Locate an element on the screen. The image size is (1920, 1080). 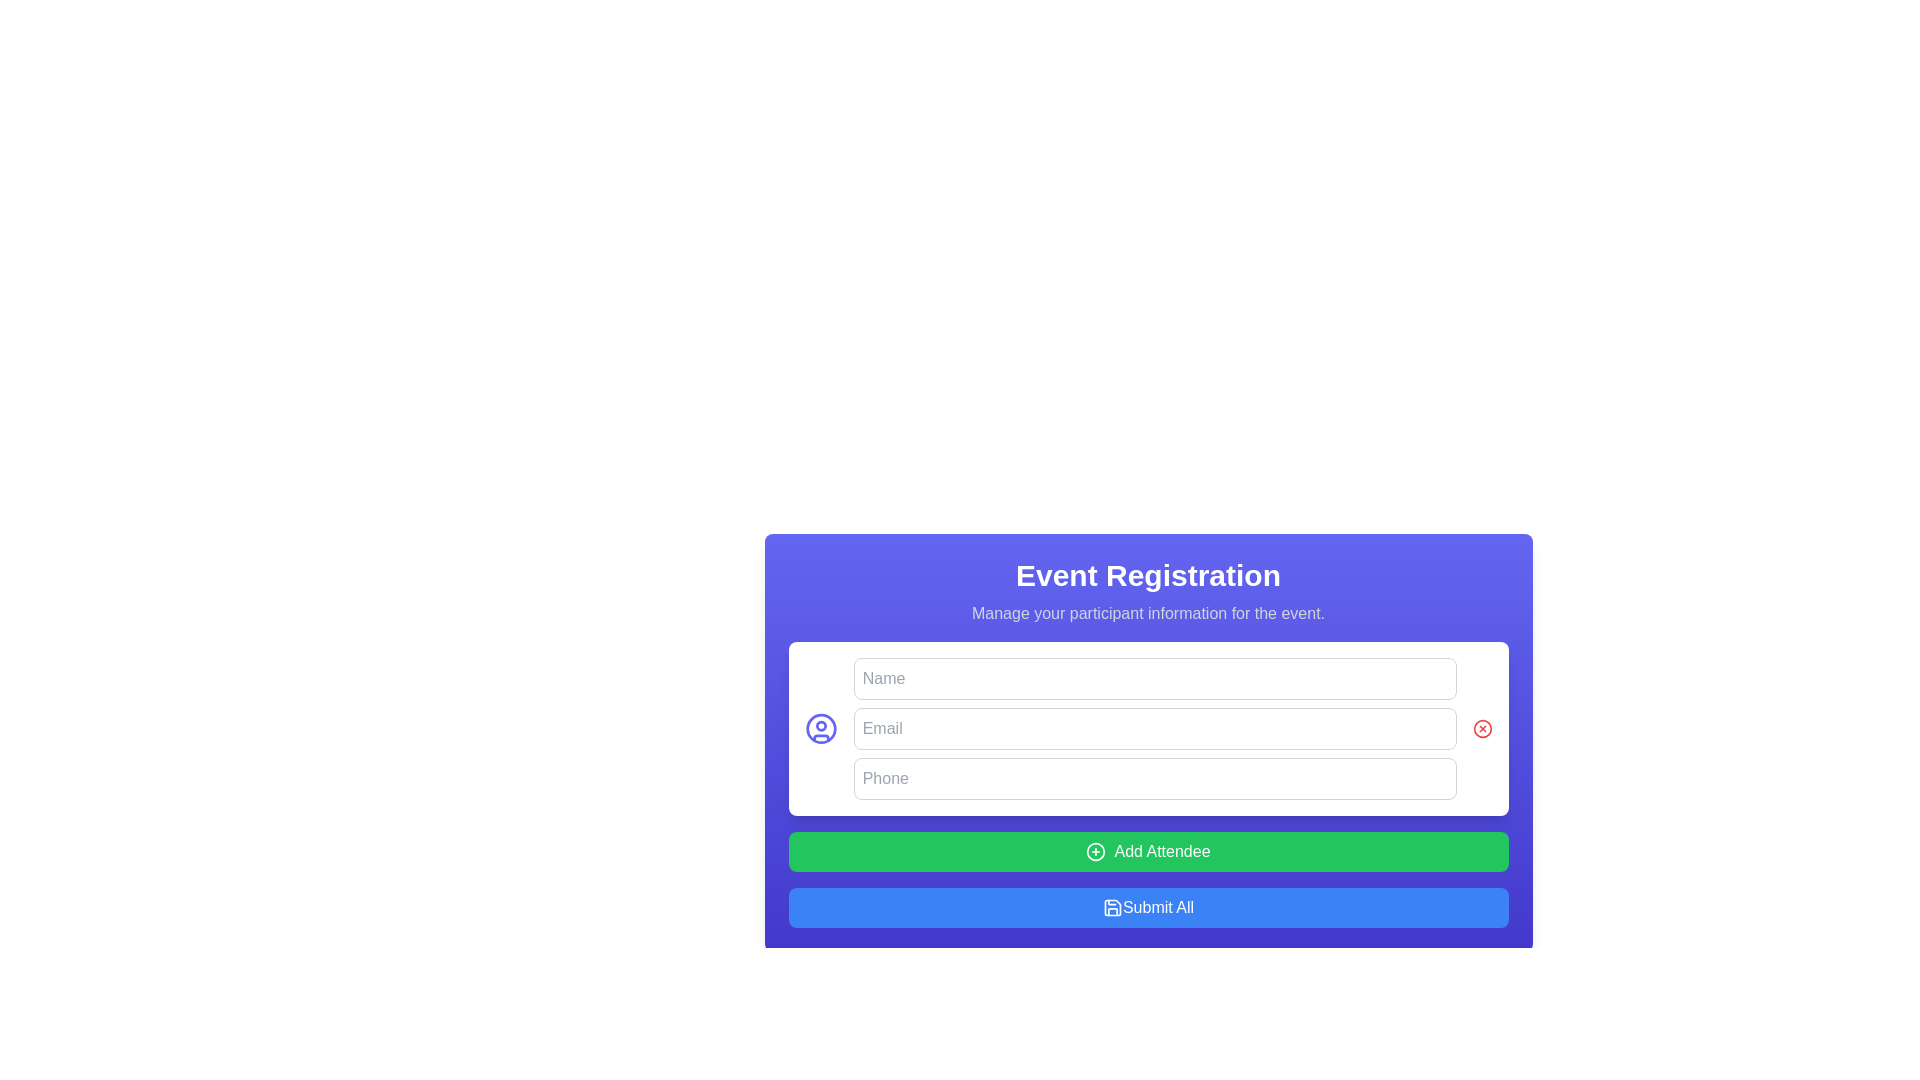
the circular graphic element of the close button icon located on the far right side of the input fields in the event form is located at coordinates (1482, 729).